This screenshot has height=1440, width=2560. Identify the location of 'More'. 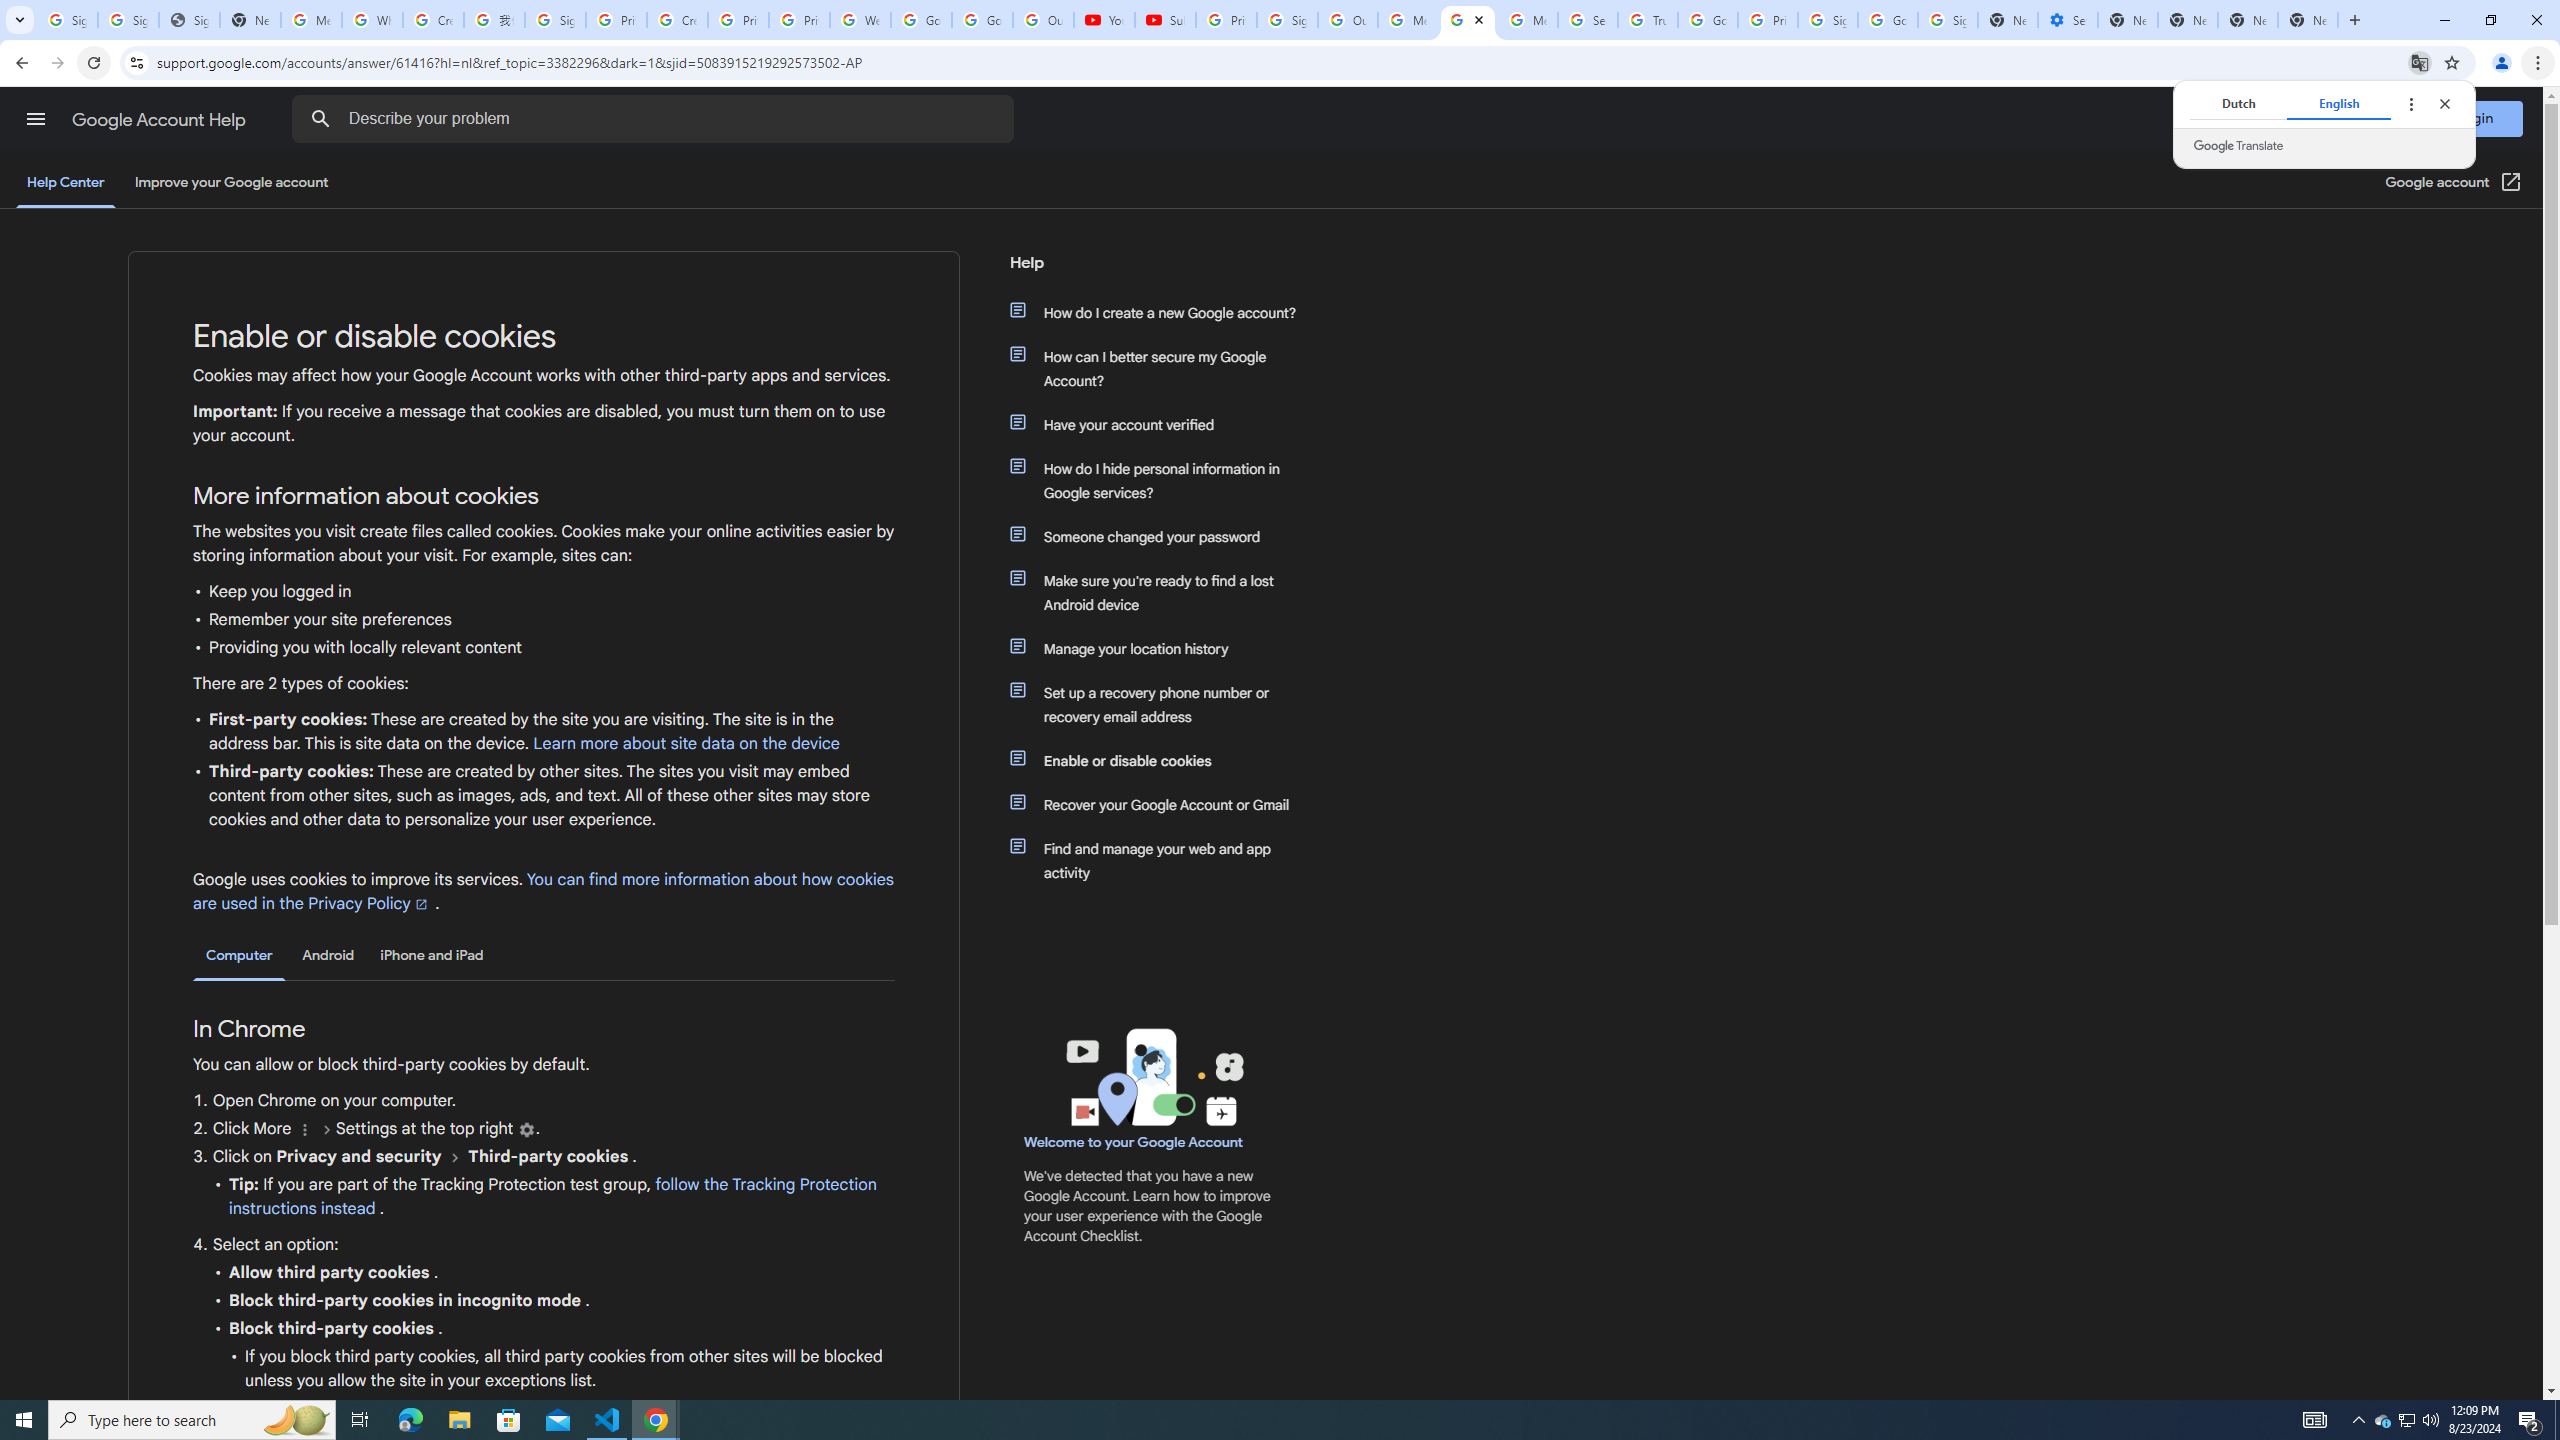
(303, 1129).